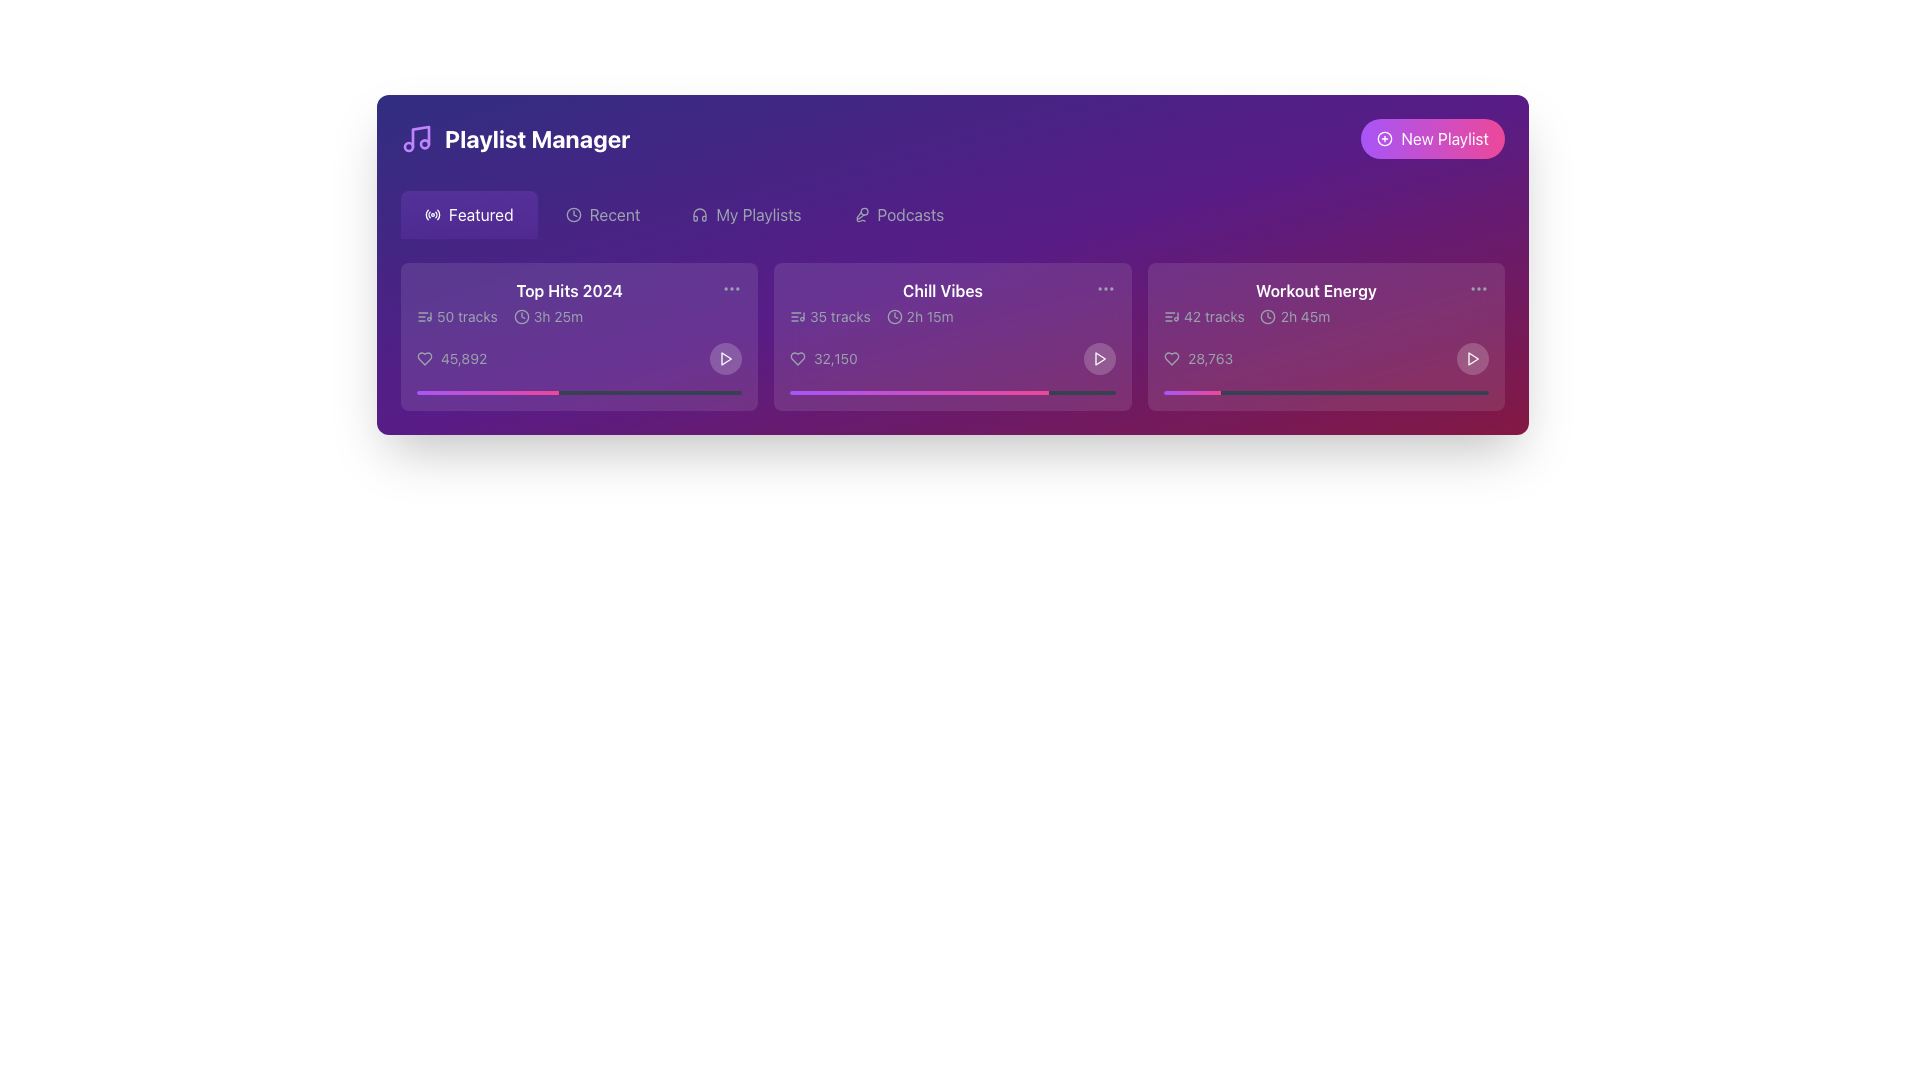 The width and height of the screenshot is (1920, 1080). What do you see at coordinates (797, 357) in the screenshot?
I see `the heart-shaped icon located to the left of the text '32,150' within the 'Chill Vibes' playlist card for keyboard navigation` at bounding box center [797, 357].